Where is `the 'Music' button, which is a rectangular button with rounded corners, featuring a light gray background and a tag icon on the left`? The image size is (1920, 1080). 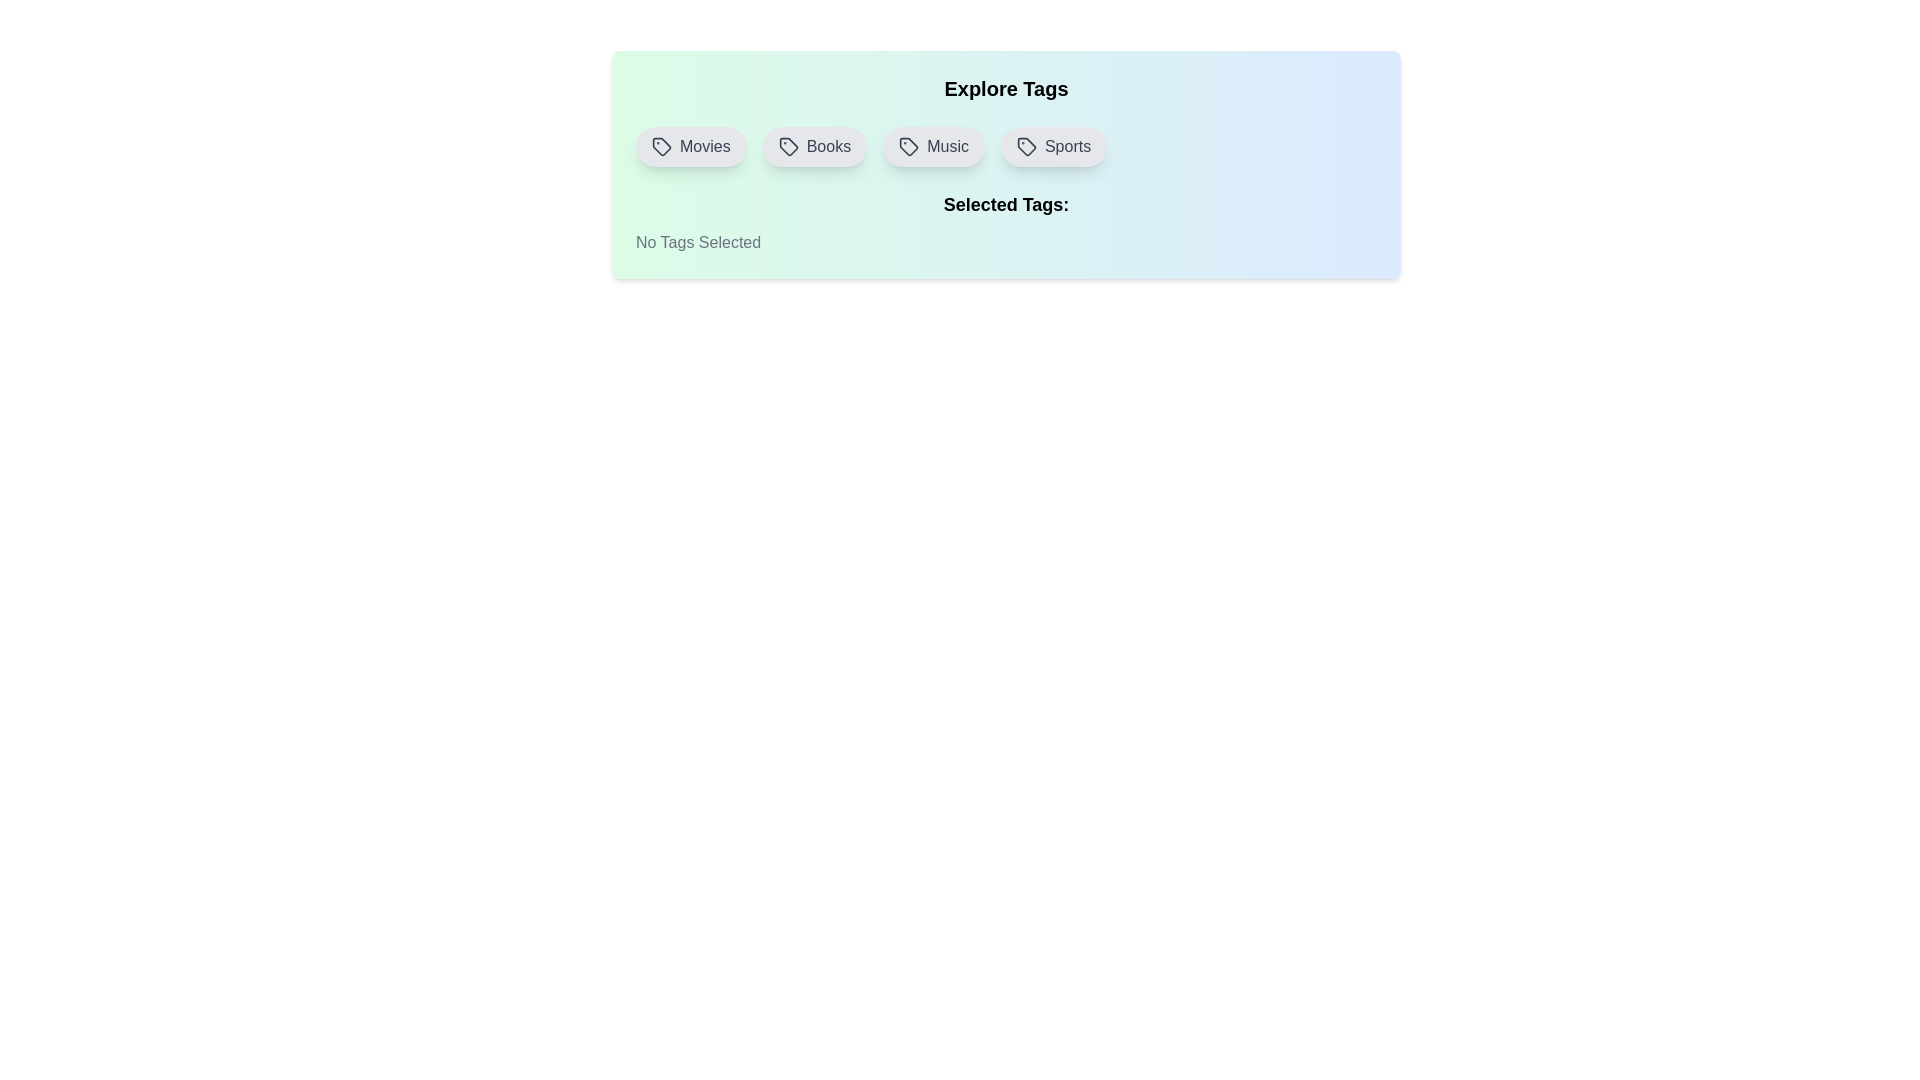
the 'Music' button, which is a rectangular button with rounded corners, featuring a light gray background and a tag icon on the left is located at coordinates (933, 145).